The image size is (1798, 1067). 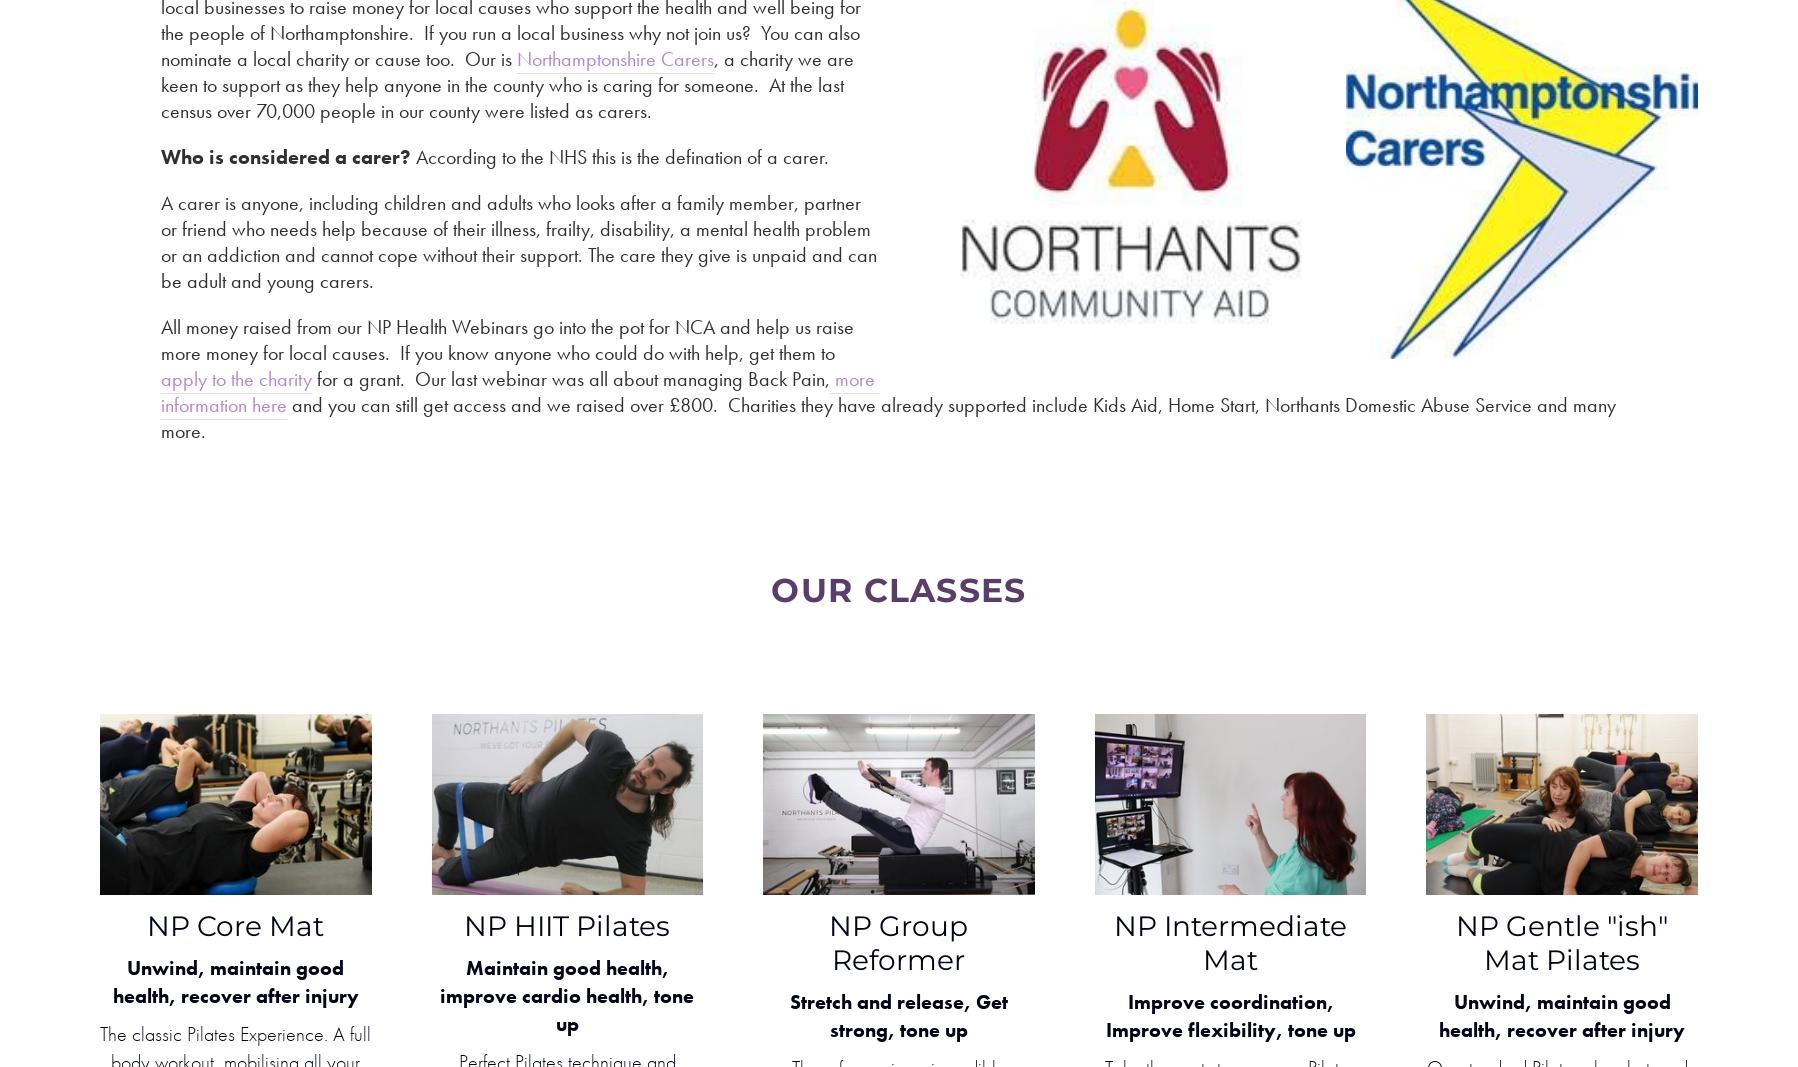 What do you see at coordinates (520, 391) in the screenshot?
I see `'more information here'` at bounding box center [520, 391].